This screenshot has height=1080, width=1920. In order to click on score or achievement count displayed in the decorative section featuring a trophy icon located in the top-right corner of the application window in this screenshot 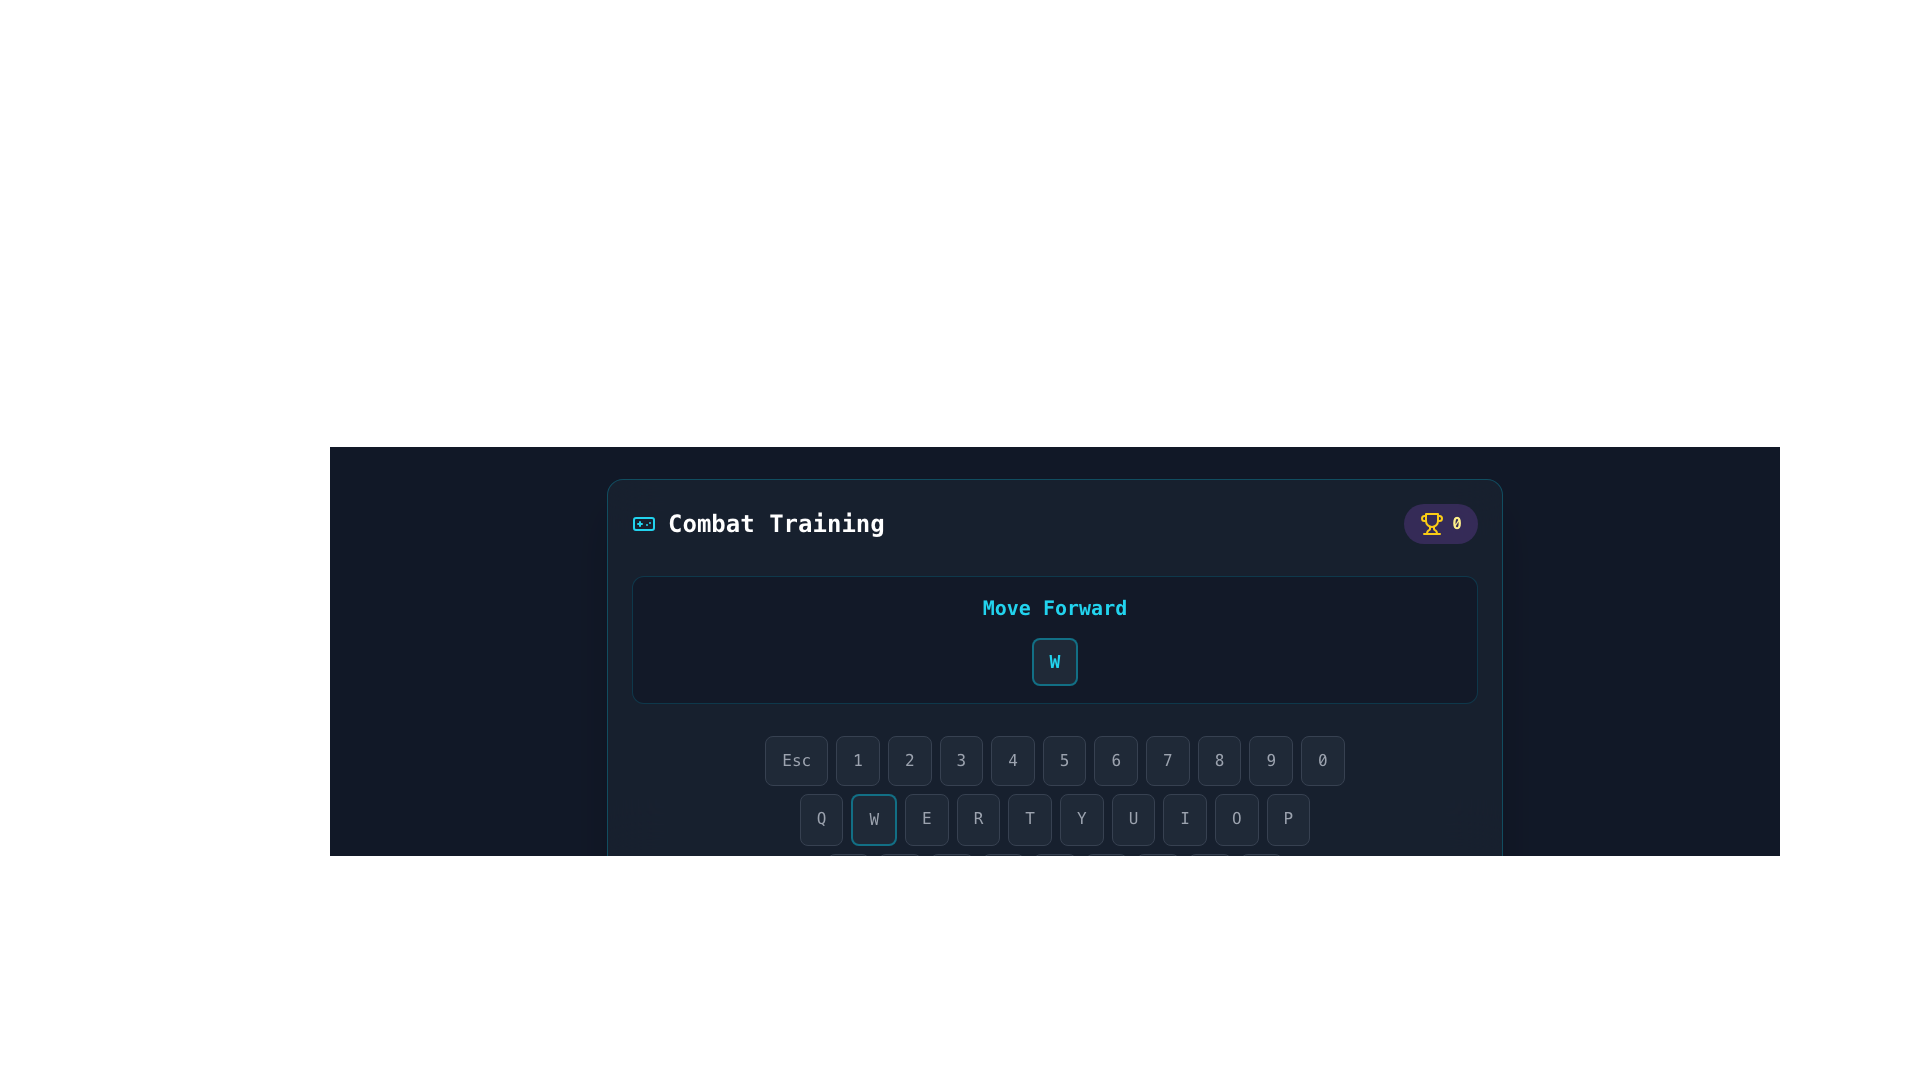, I will do `click(1441, 523)`.